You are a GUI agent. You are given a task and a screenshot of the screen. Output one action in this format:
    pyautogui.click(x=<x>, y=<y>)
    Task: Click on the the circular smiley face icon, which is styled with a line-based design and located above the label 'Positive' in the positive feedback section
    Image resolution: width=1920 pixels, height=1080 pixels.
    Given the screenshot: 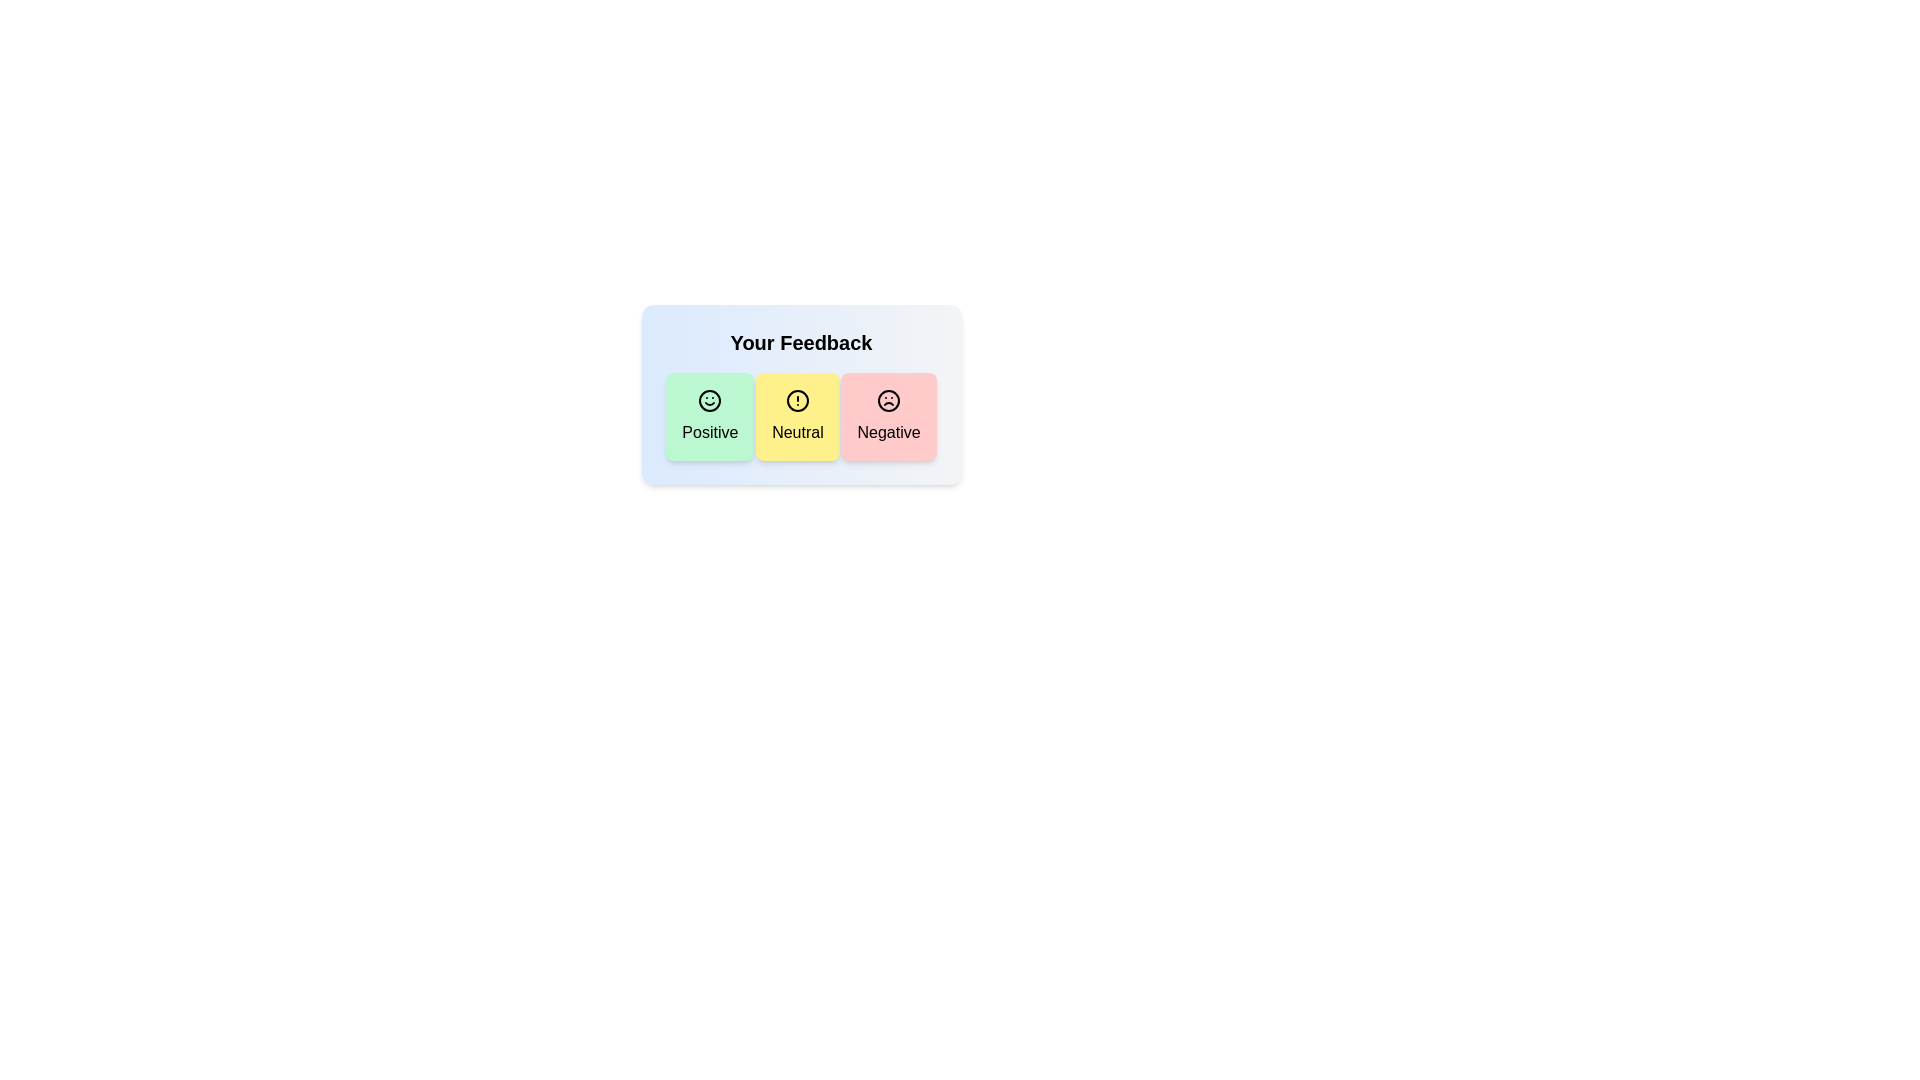 What is the action you would take?
    pyautogui.click(x=710, y=401)
    